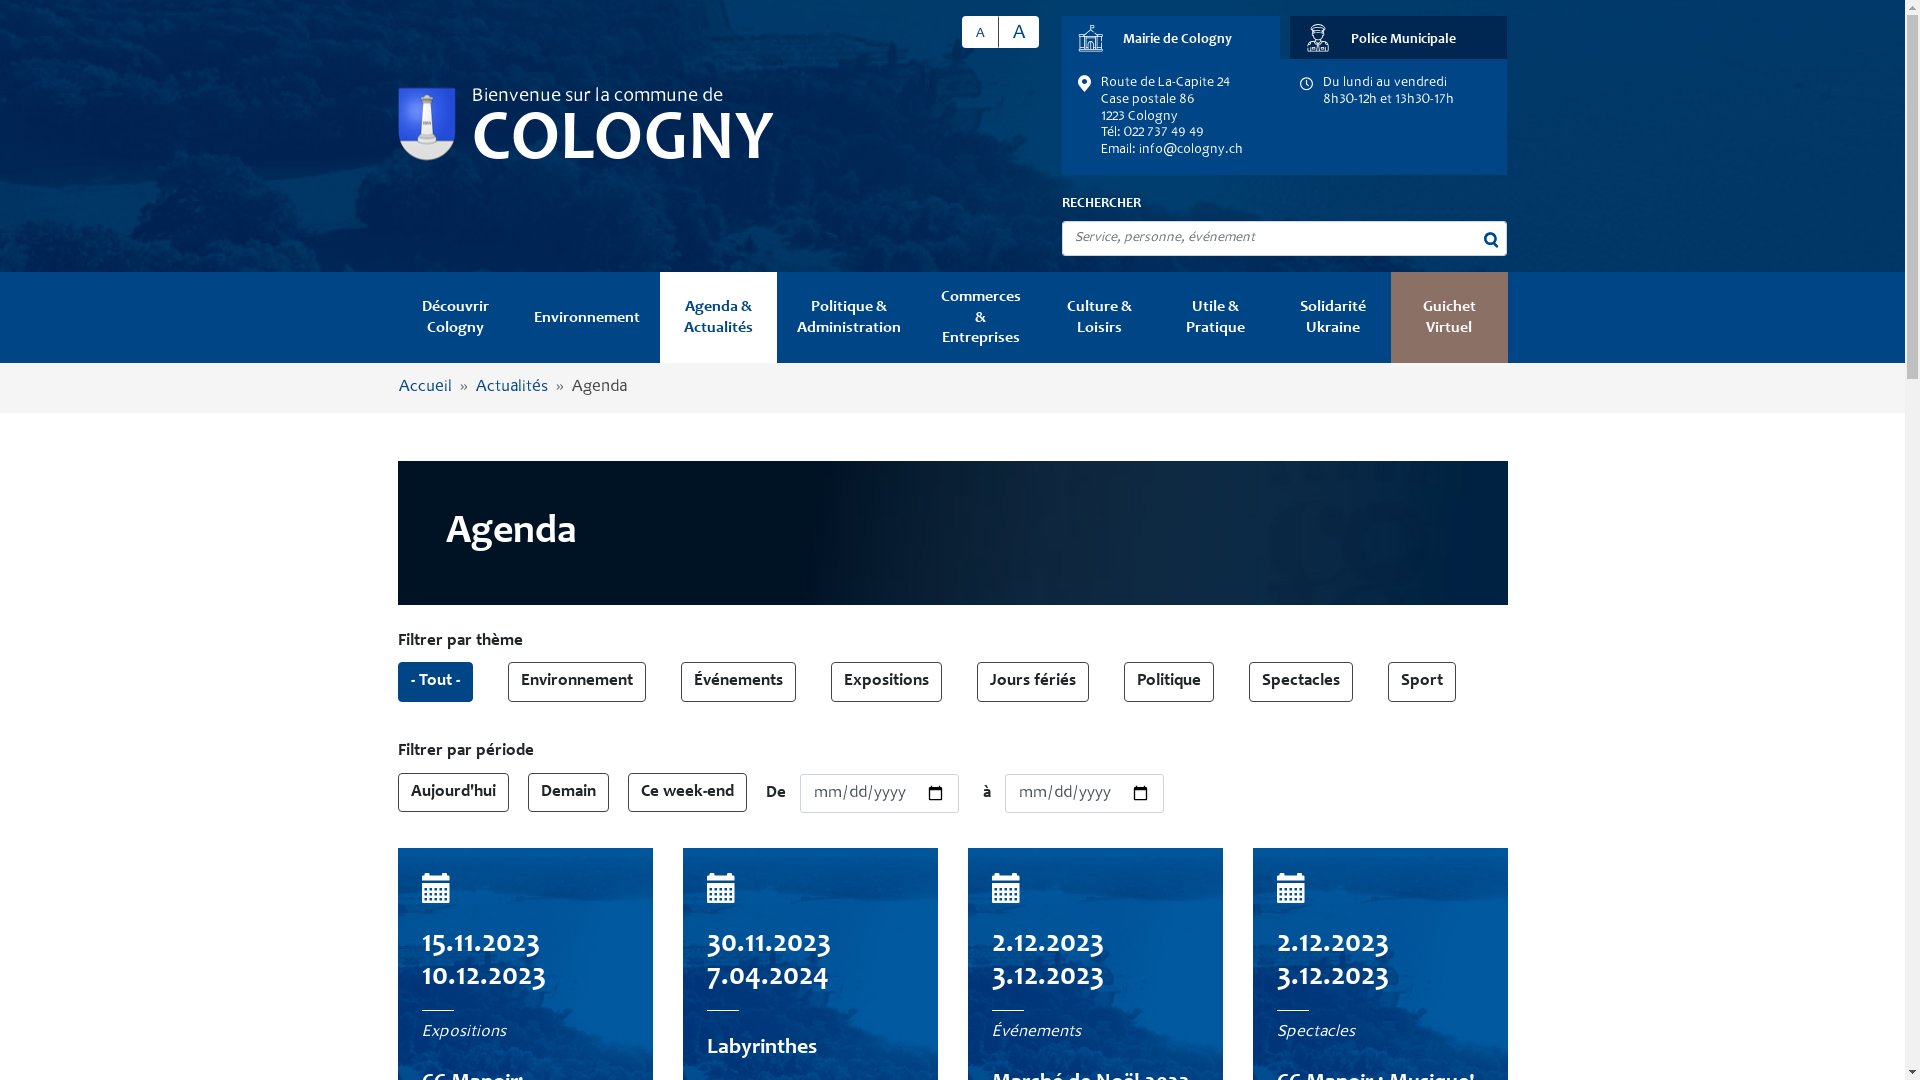 Image resolution: width=1920 pixels, height=1080 pixels. What do you see at coordinates (1397, 37) in the screenshot?
I see `'Police Municipale'` at bounding box center [1397, 37].